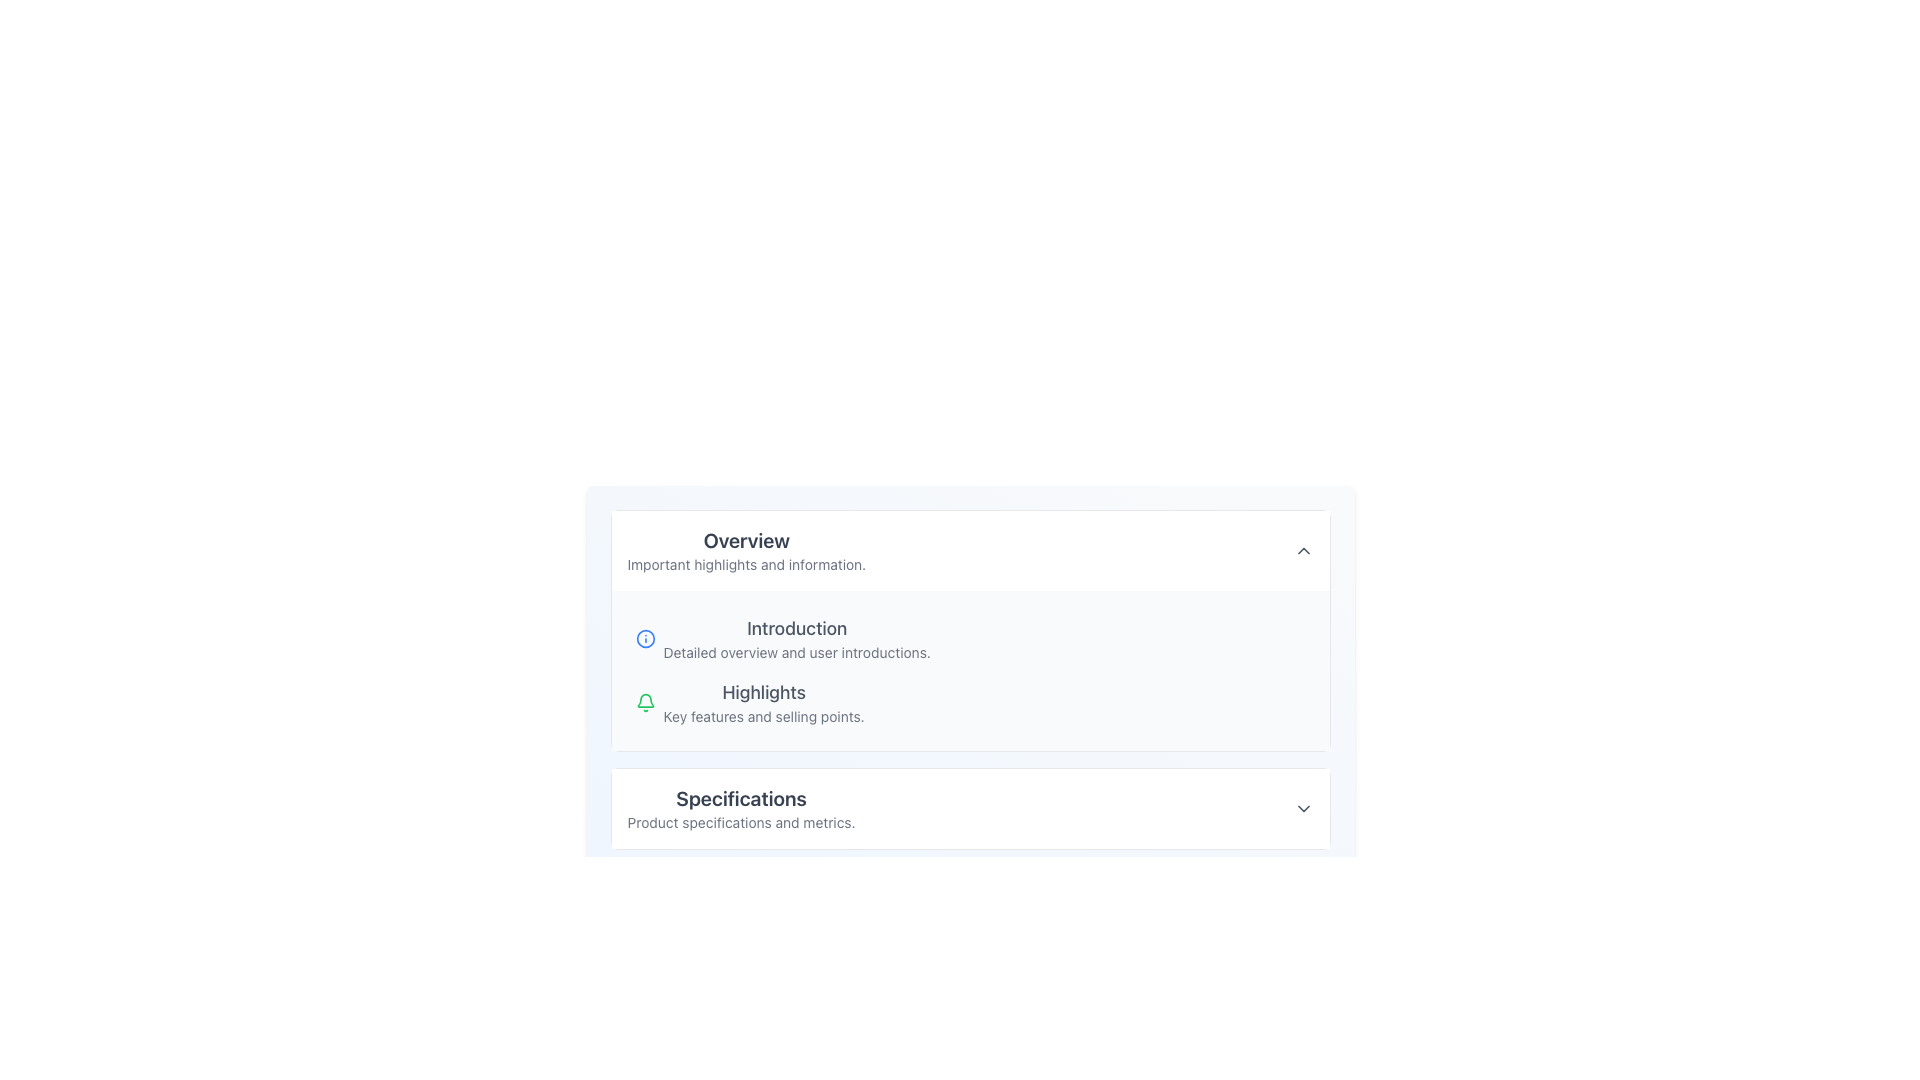 Image resolution: width=1920 pixels, height=1080 pixels. I want to click on the informative marker icon positioned to the far left of the 'Introduction' section, preceding the title and description text, so click(645, 639).